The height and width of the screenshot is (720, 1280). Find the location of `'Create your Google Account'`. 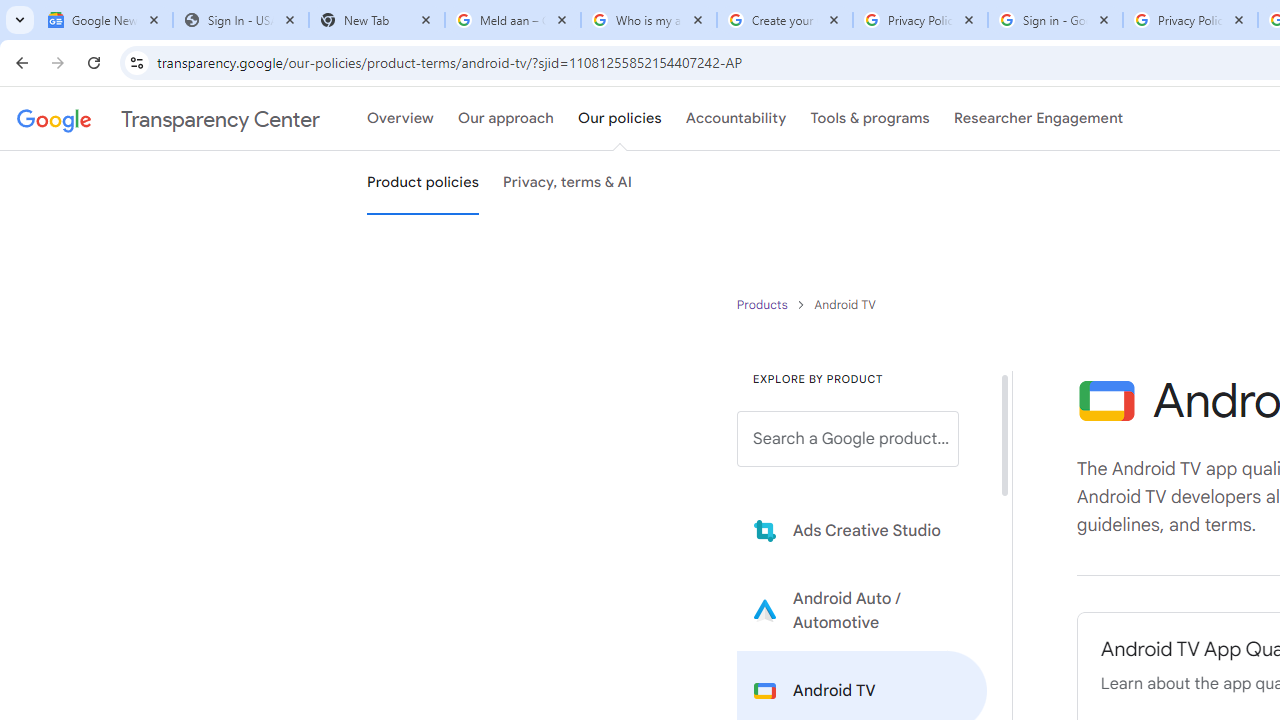

'Create your Google Account' is located at coordinates (783, 20).